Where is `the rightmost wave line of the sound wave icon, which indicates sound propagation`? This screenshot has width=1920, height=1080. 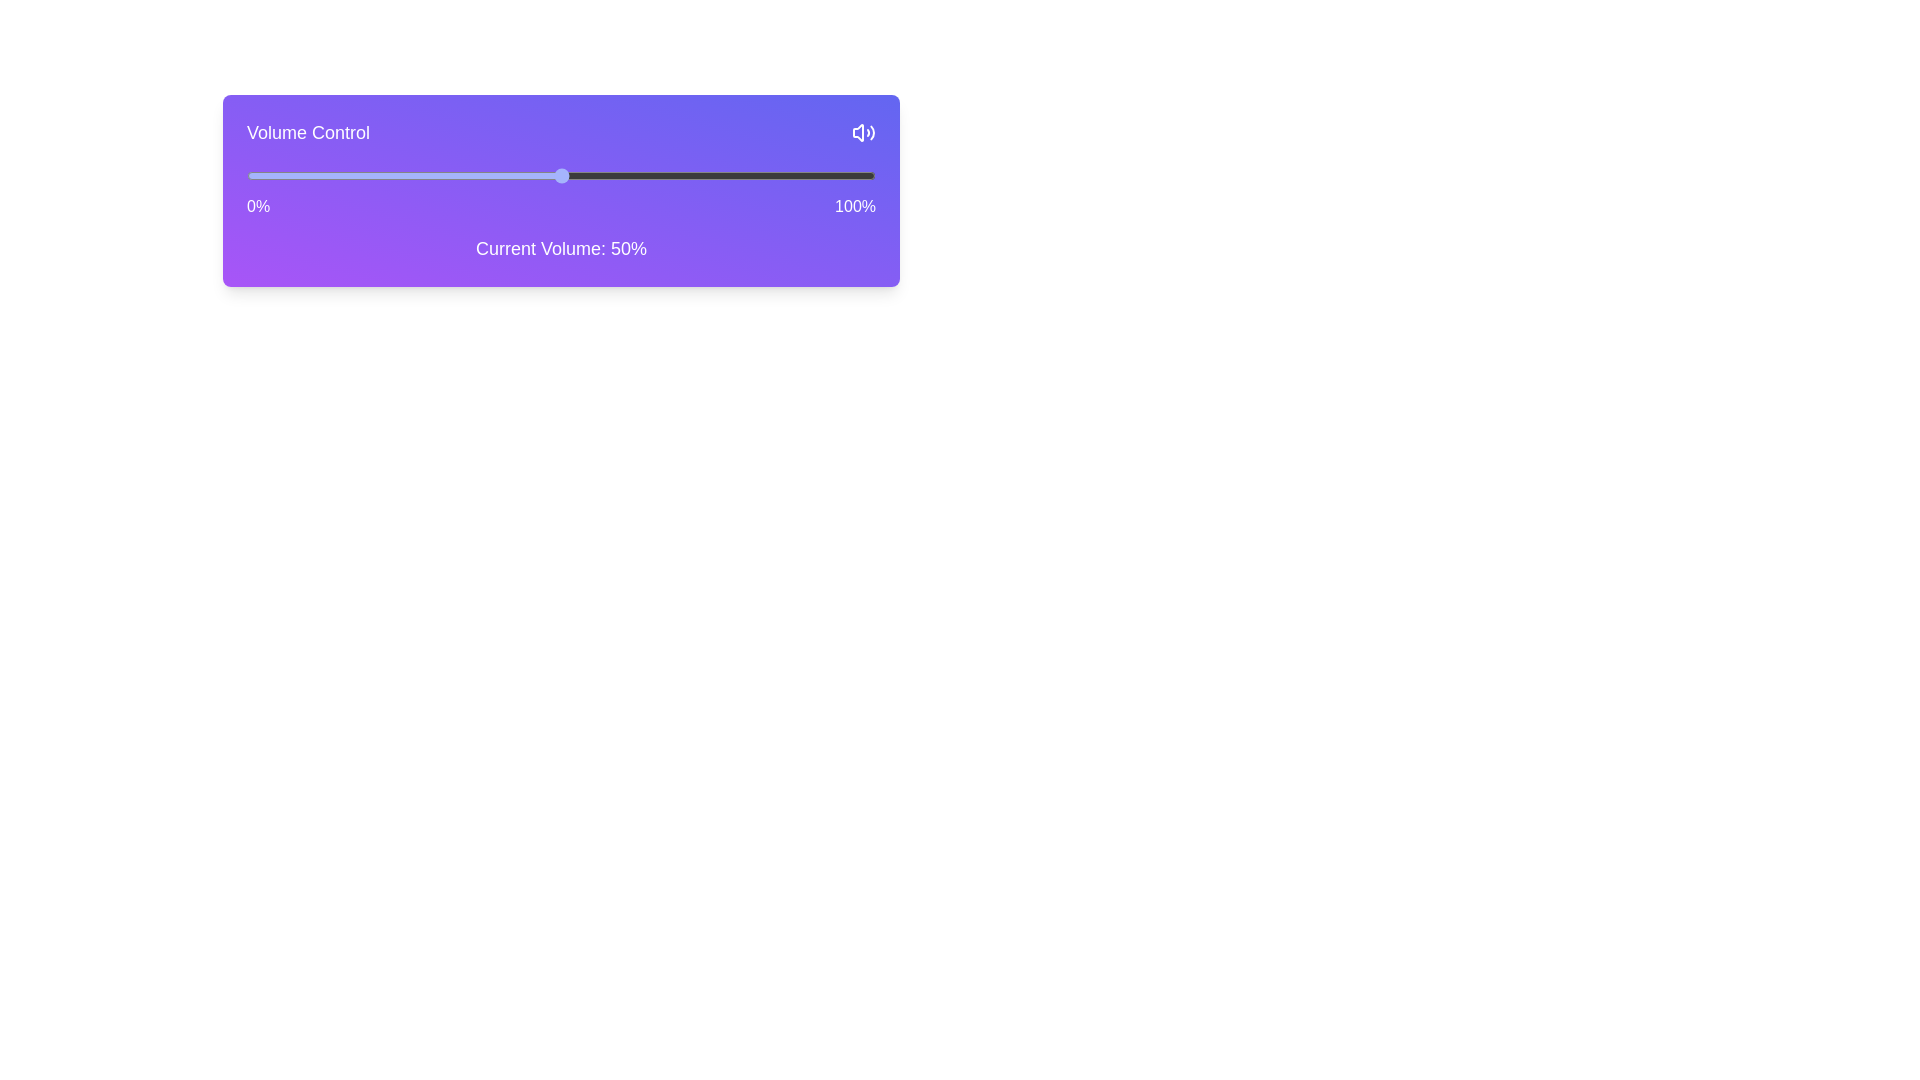 the rightmost wave line of the sound wave icon, which indicates sound propagation is located at coordinates (872, 132).